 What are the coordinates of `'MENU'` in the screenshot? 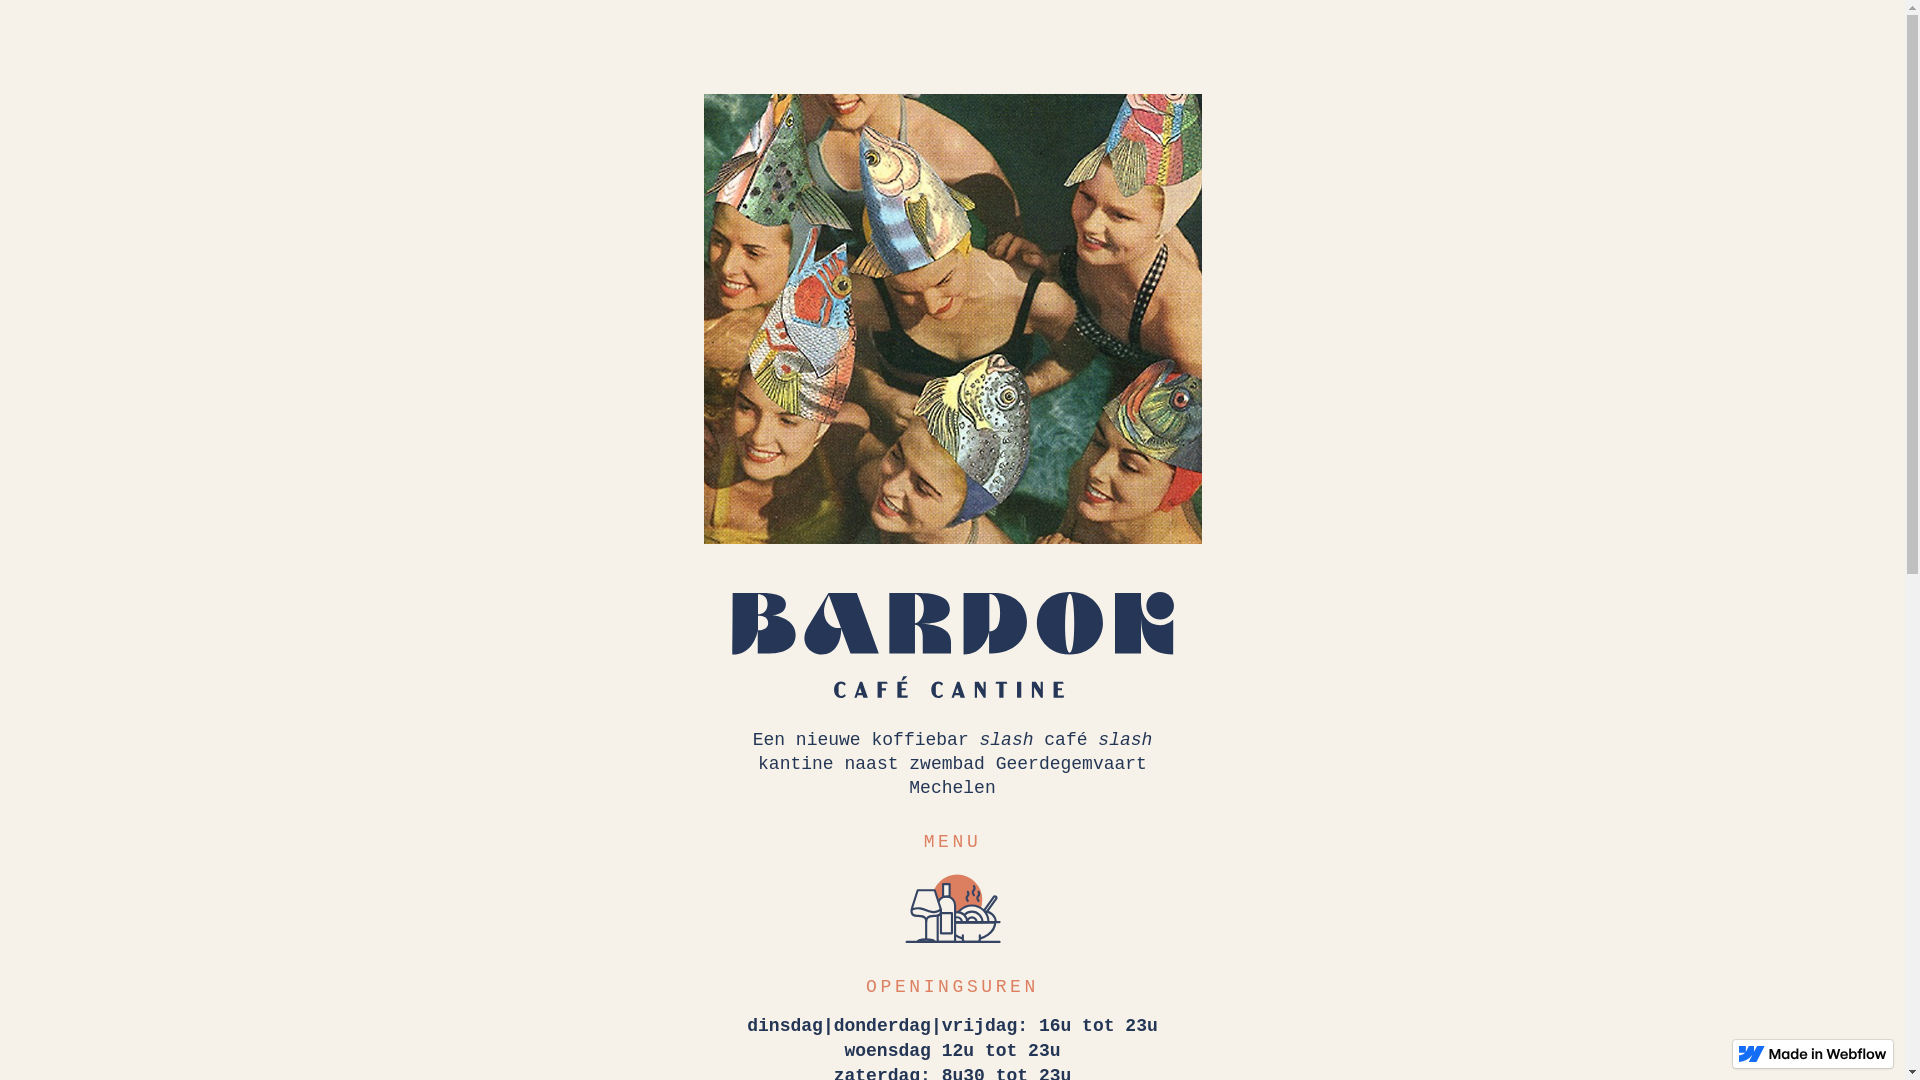 It's located at (952, 841).